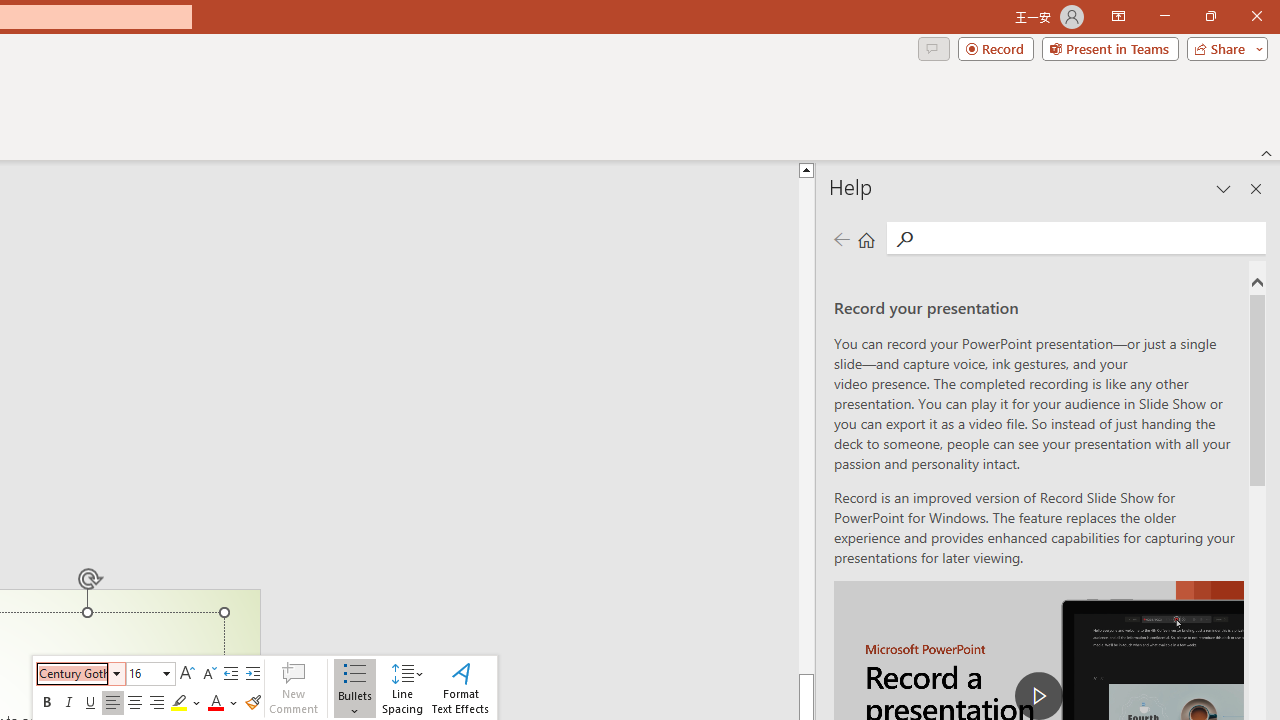  I want to click on 'play Record a Presentation', so click(1038, 694).